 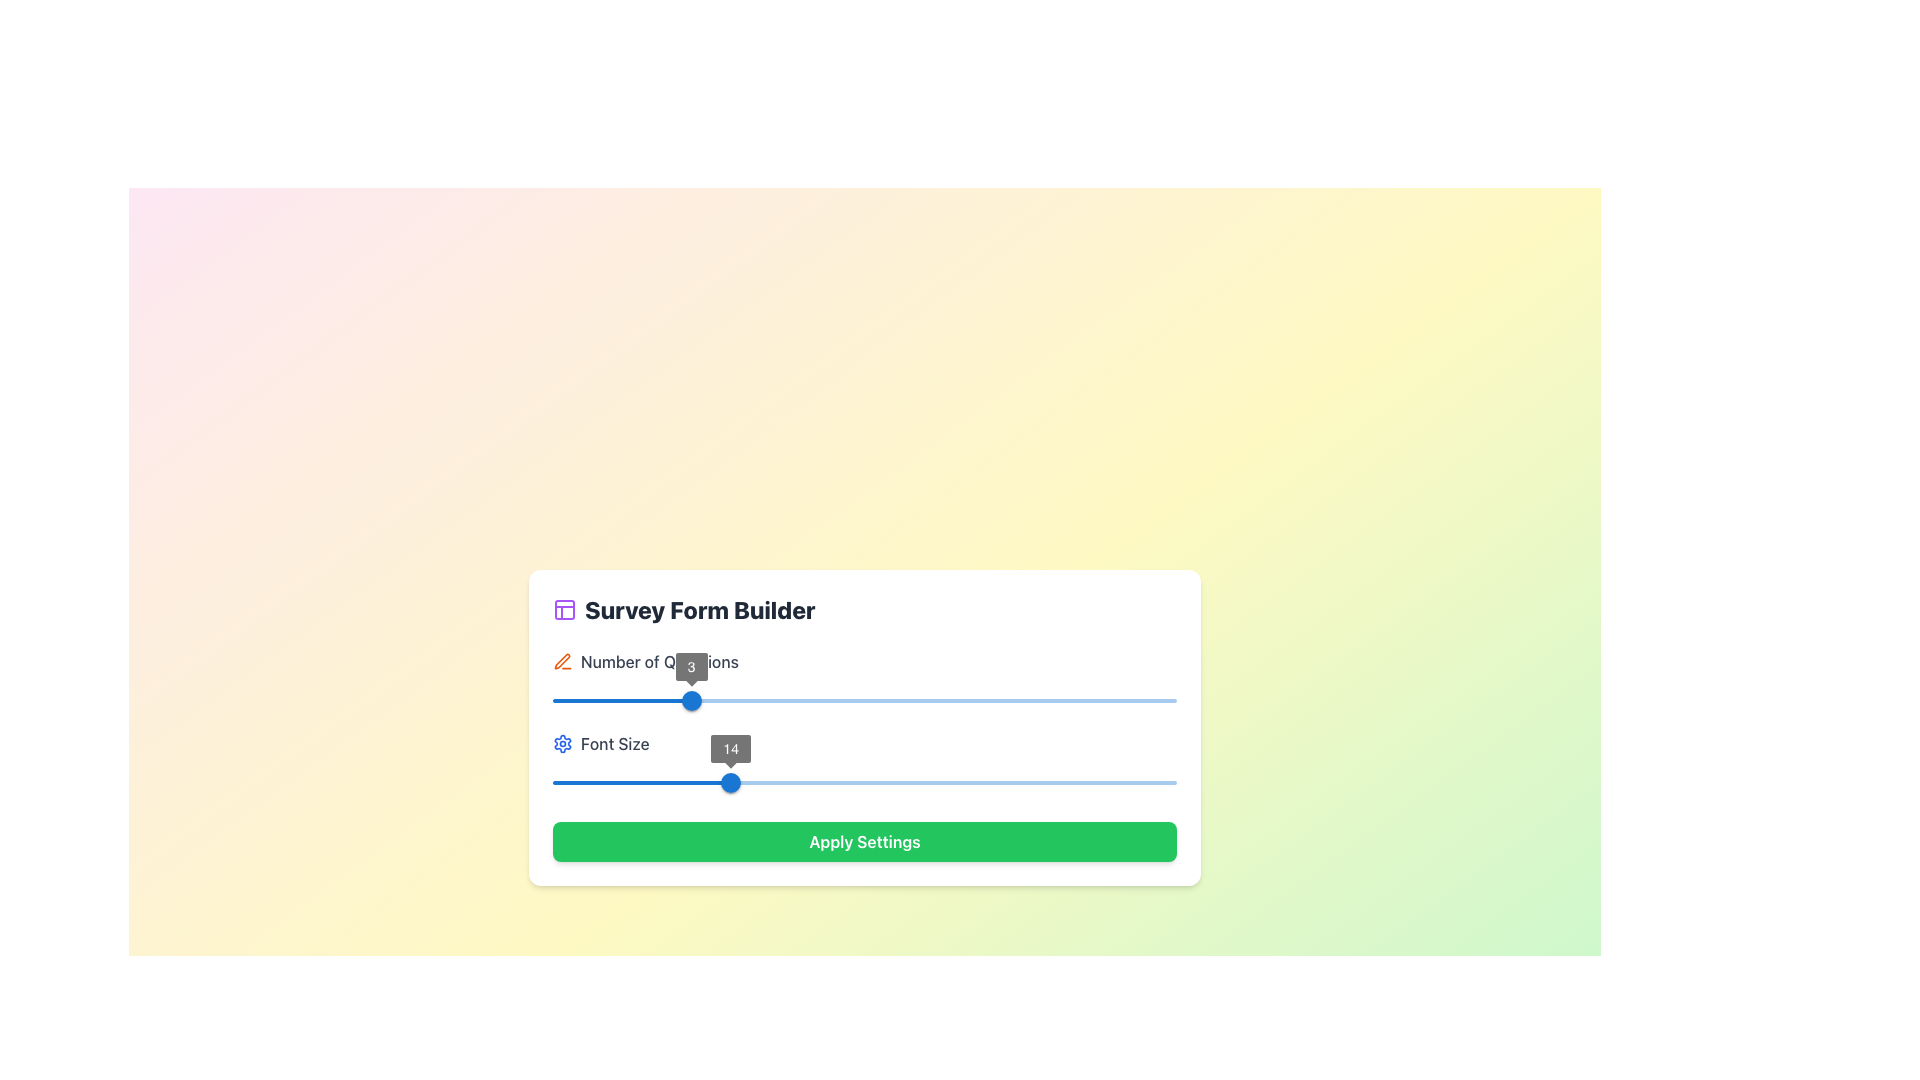 I want to click on the slider value, so click(x=1145, y=782).